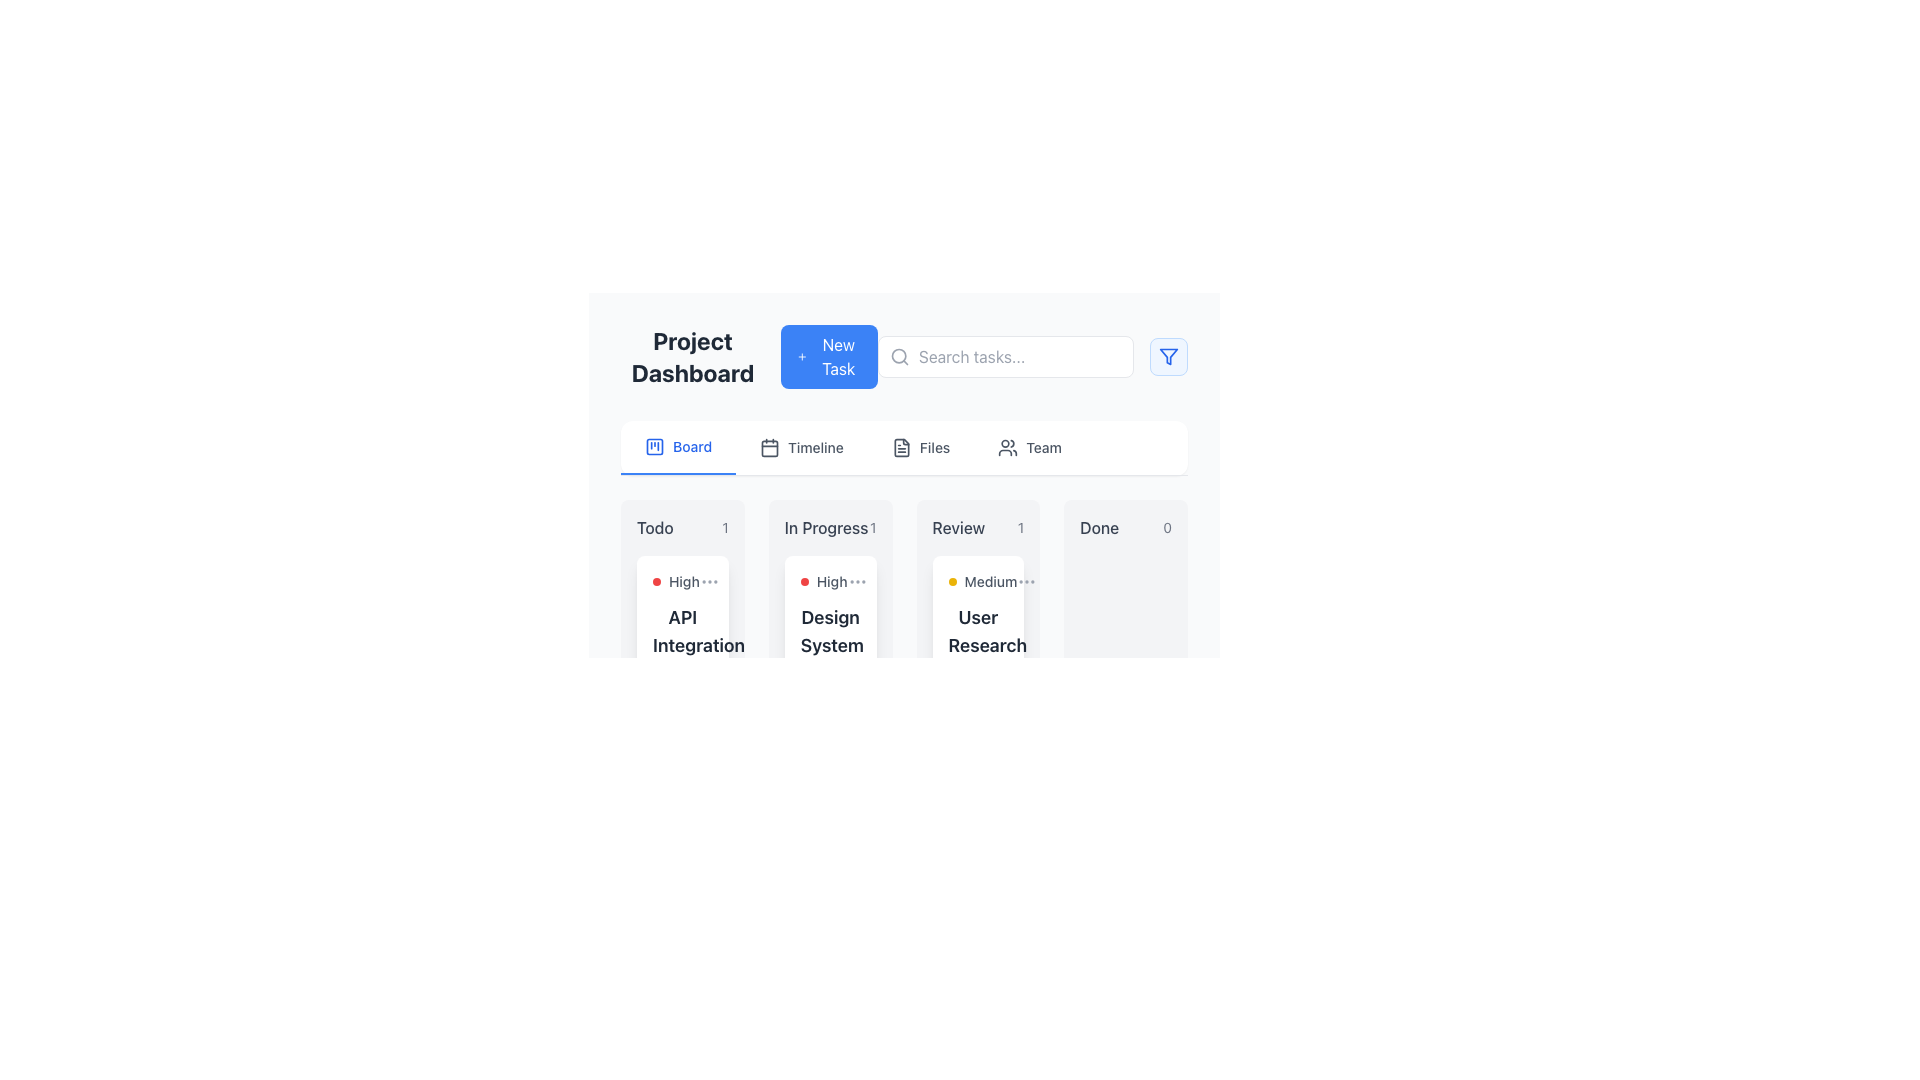 The image size is (1920, 1080). Describe the element at coordinates (978, 582) in the screenshot. I see `the yellow indicator located at the top of the card under the 'Review' column` at that location.